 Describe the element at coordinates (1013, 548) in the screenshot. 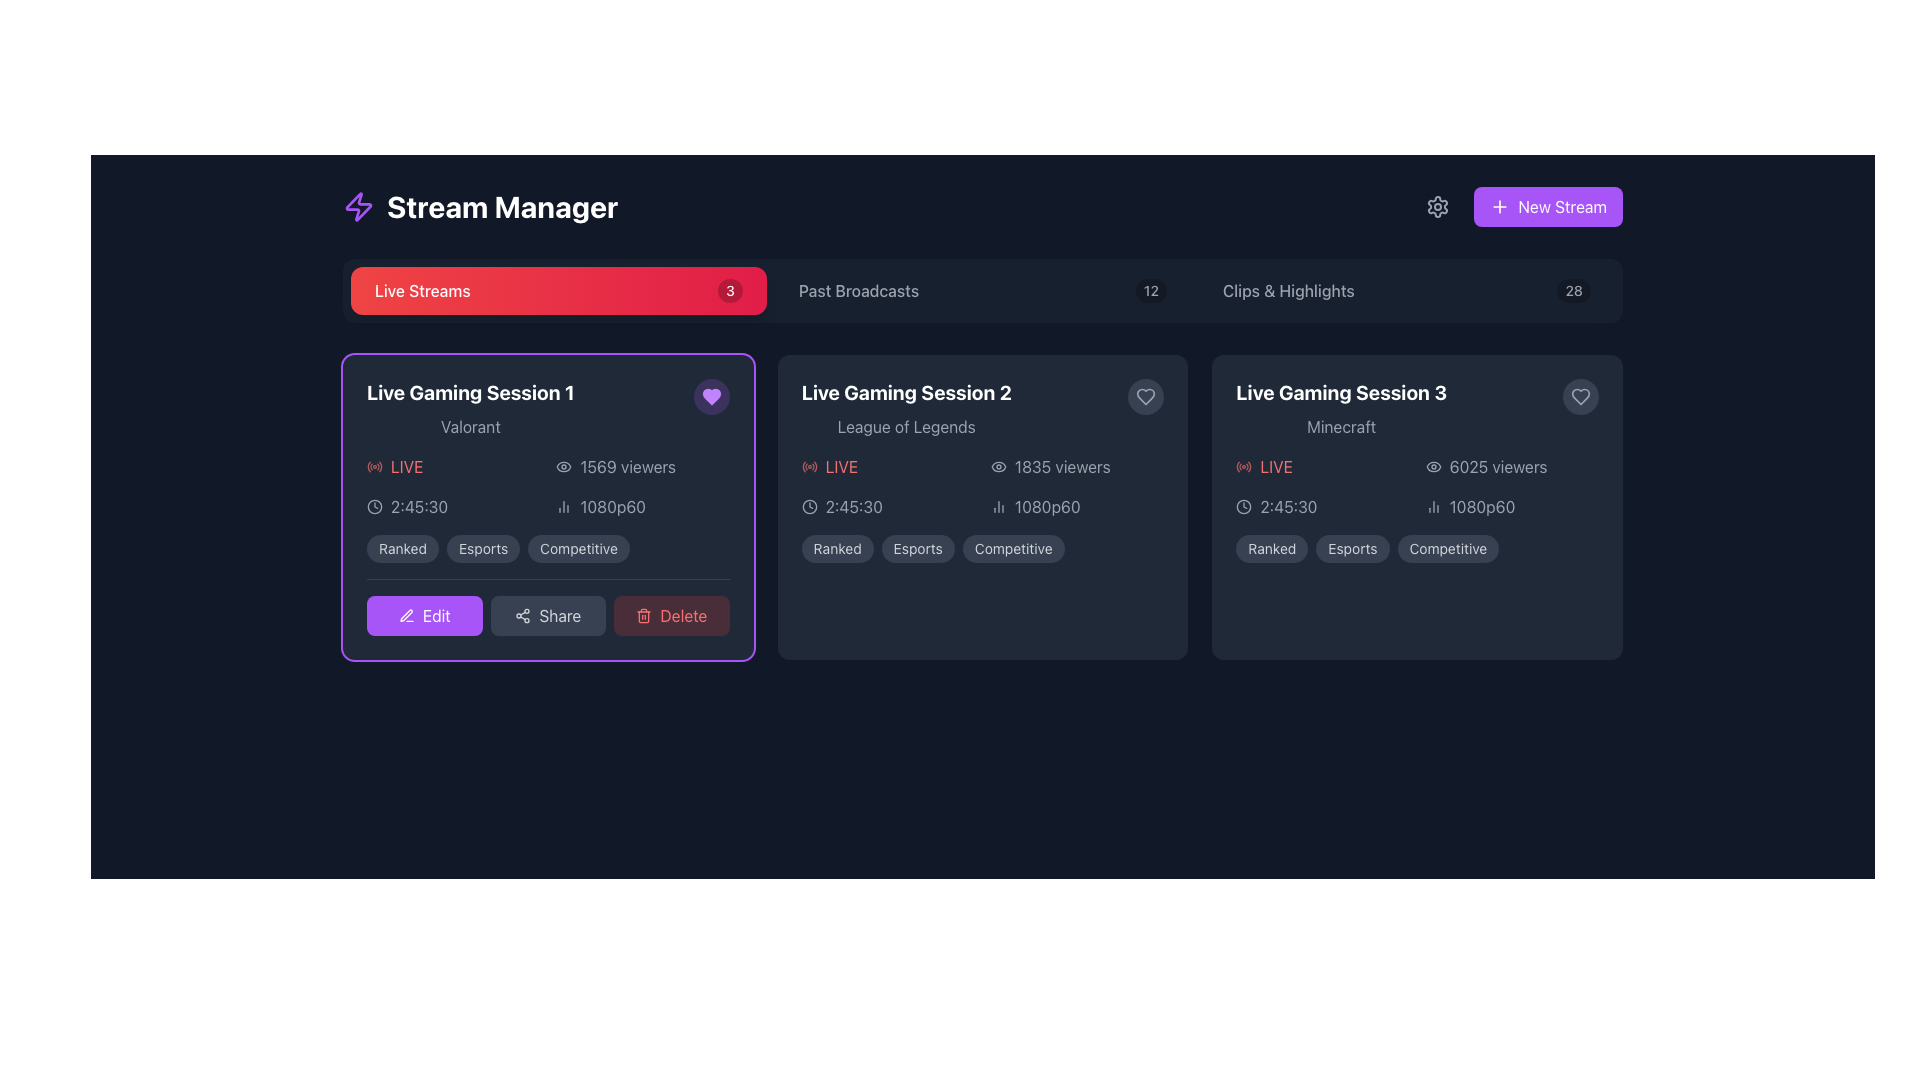

I see `text of the rounded rectangular label badge that contains 'Competitive', which is the third tag in the sequence of tags aligned horizontally within the 'Live Gaming Session 2' card` at that location.